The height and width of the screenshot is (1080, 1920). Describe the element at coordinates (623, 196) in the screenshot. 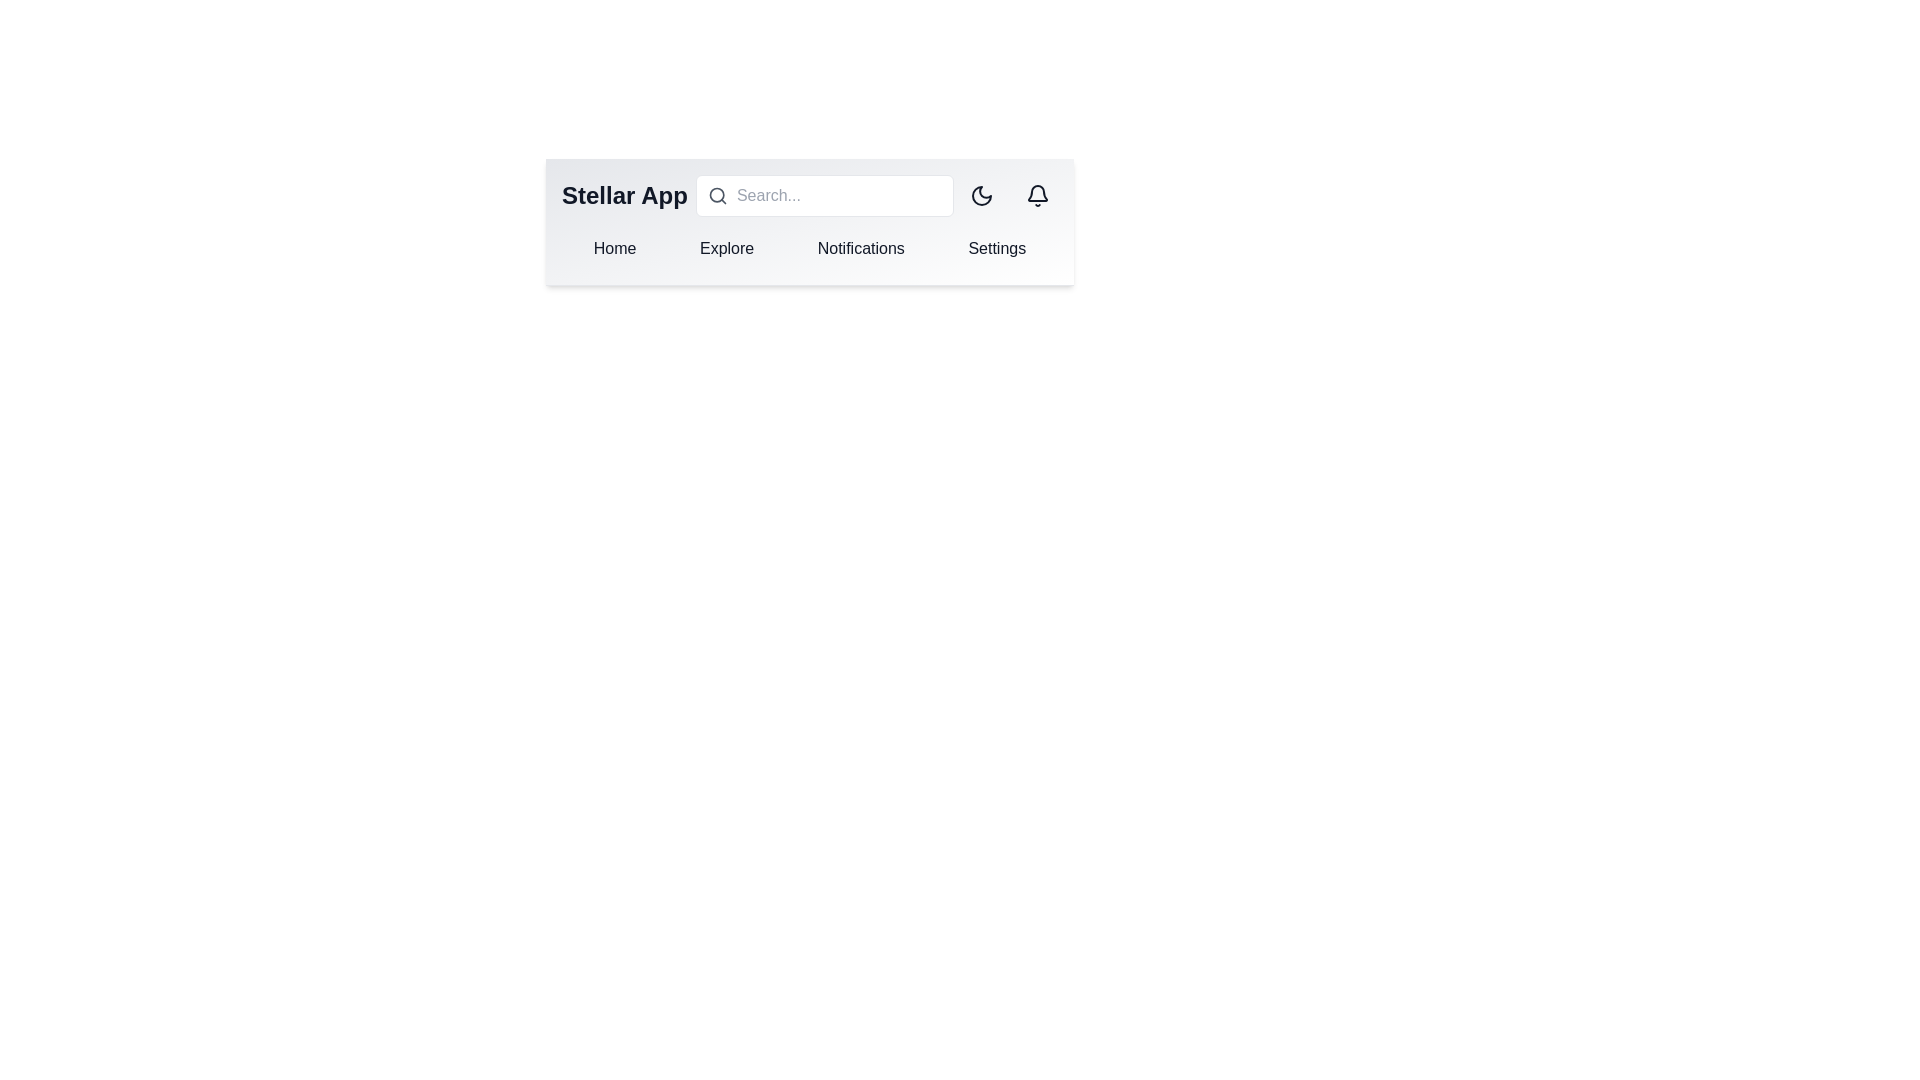

I see `the header title 'Stellar App'` at that location.